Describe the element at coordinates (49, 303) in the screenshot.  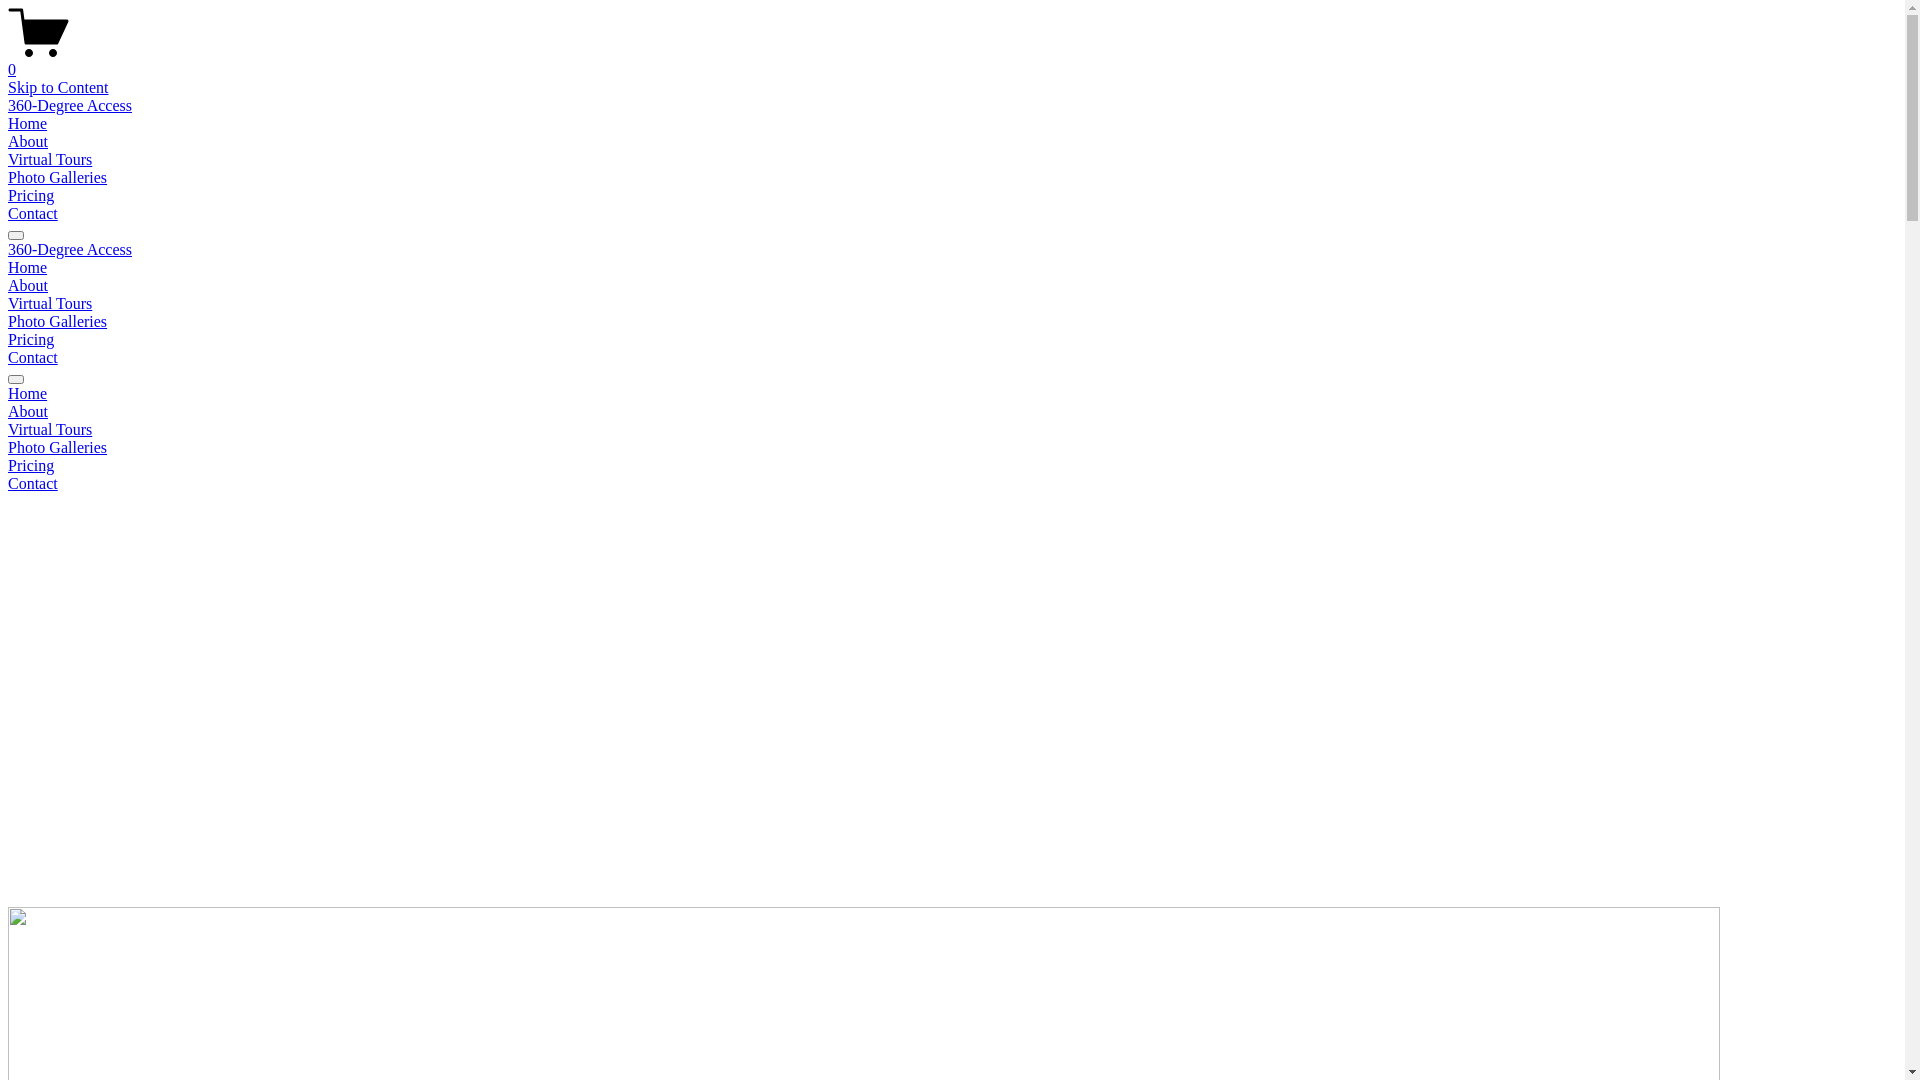
I see `'Virtual Tours'` at that location.